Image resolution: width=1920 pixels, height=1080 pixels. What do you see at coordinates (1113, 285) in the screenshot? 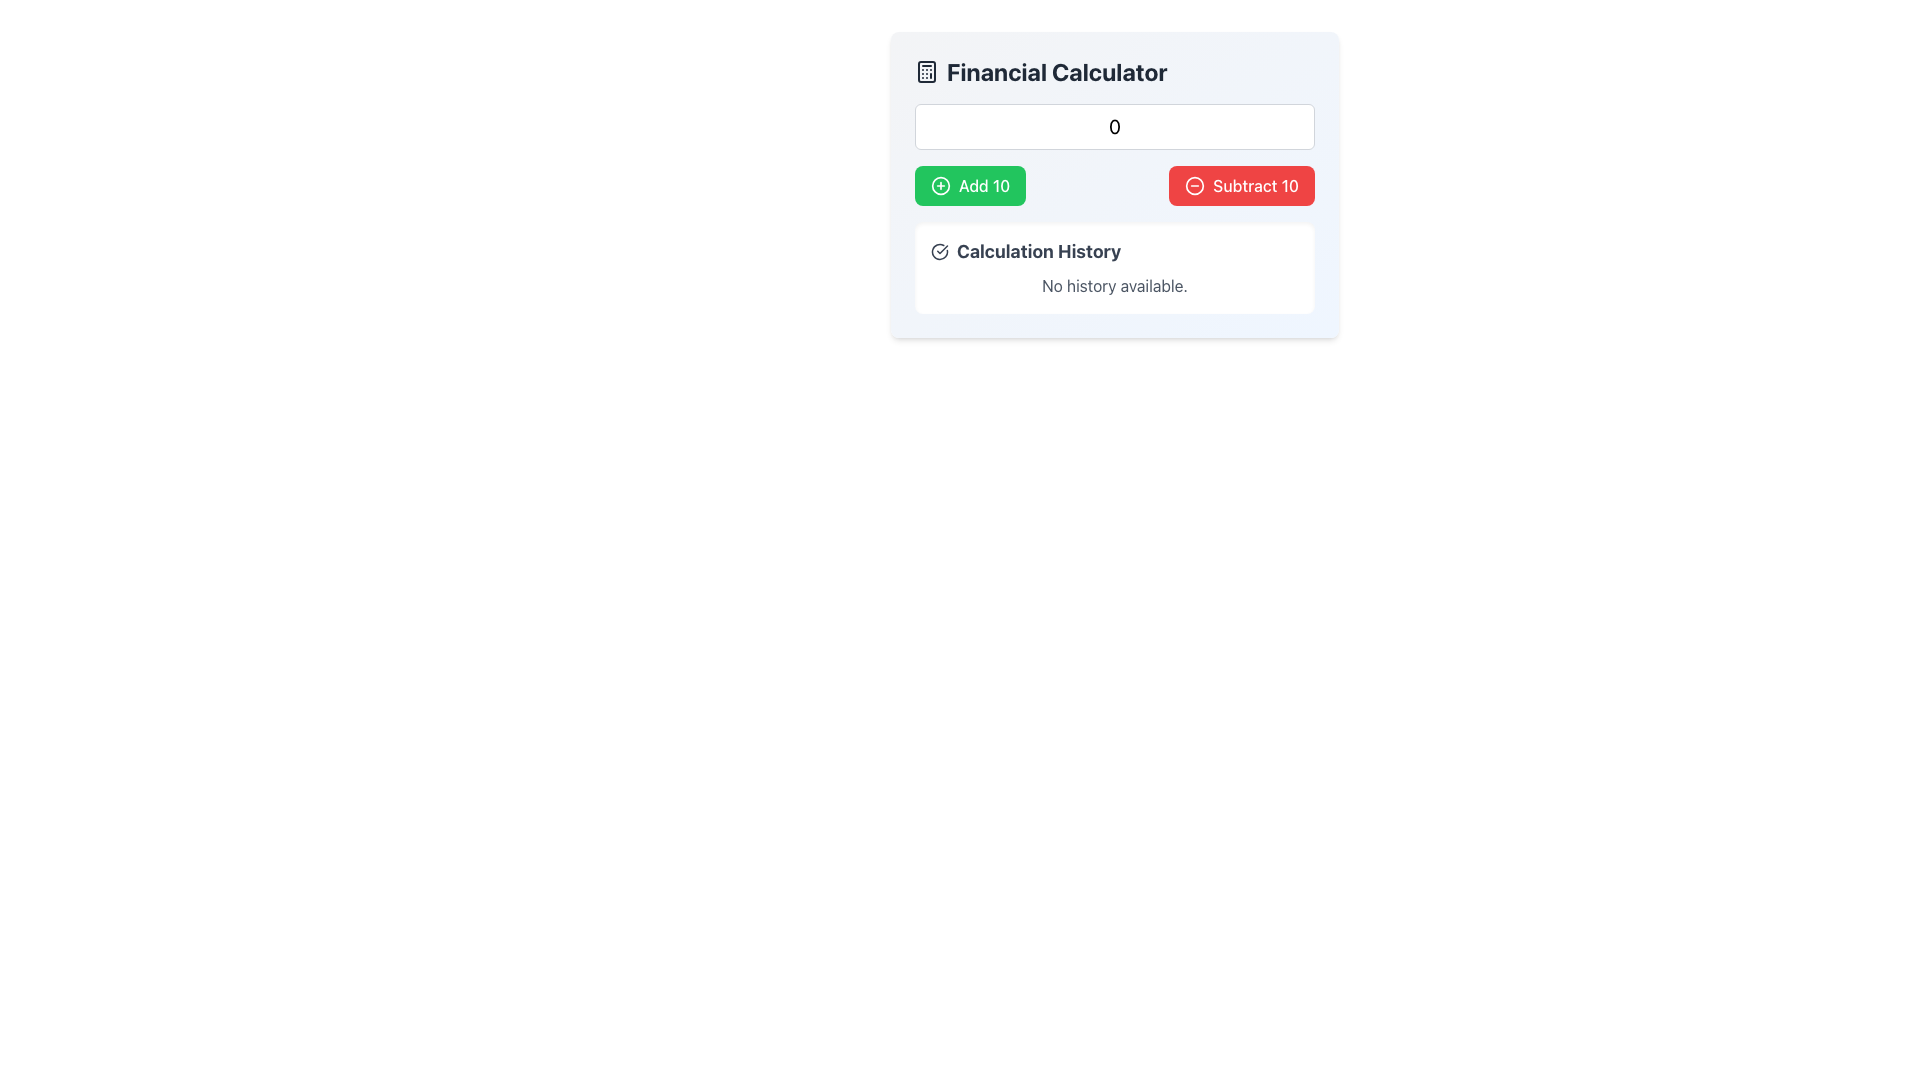
I see `the text label displaying 'No history available.' located below the 'Calculation History' section` at bounding box center [1113, 285].